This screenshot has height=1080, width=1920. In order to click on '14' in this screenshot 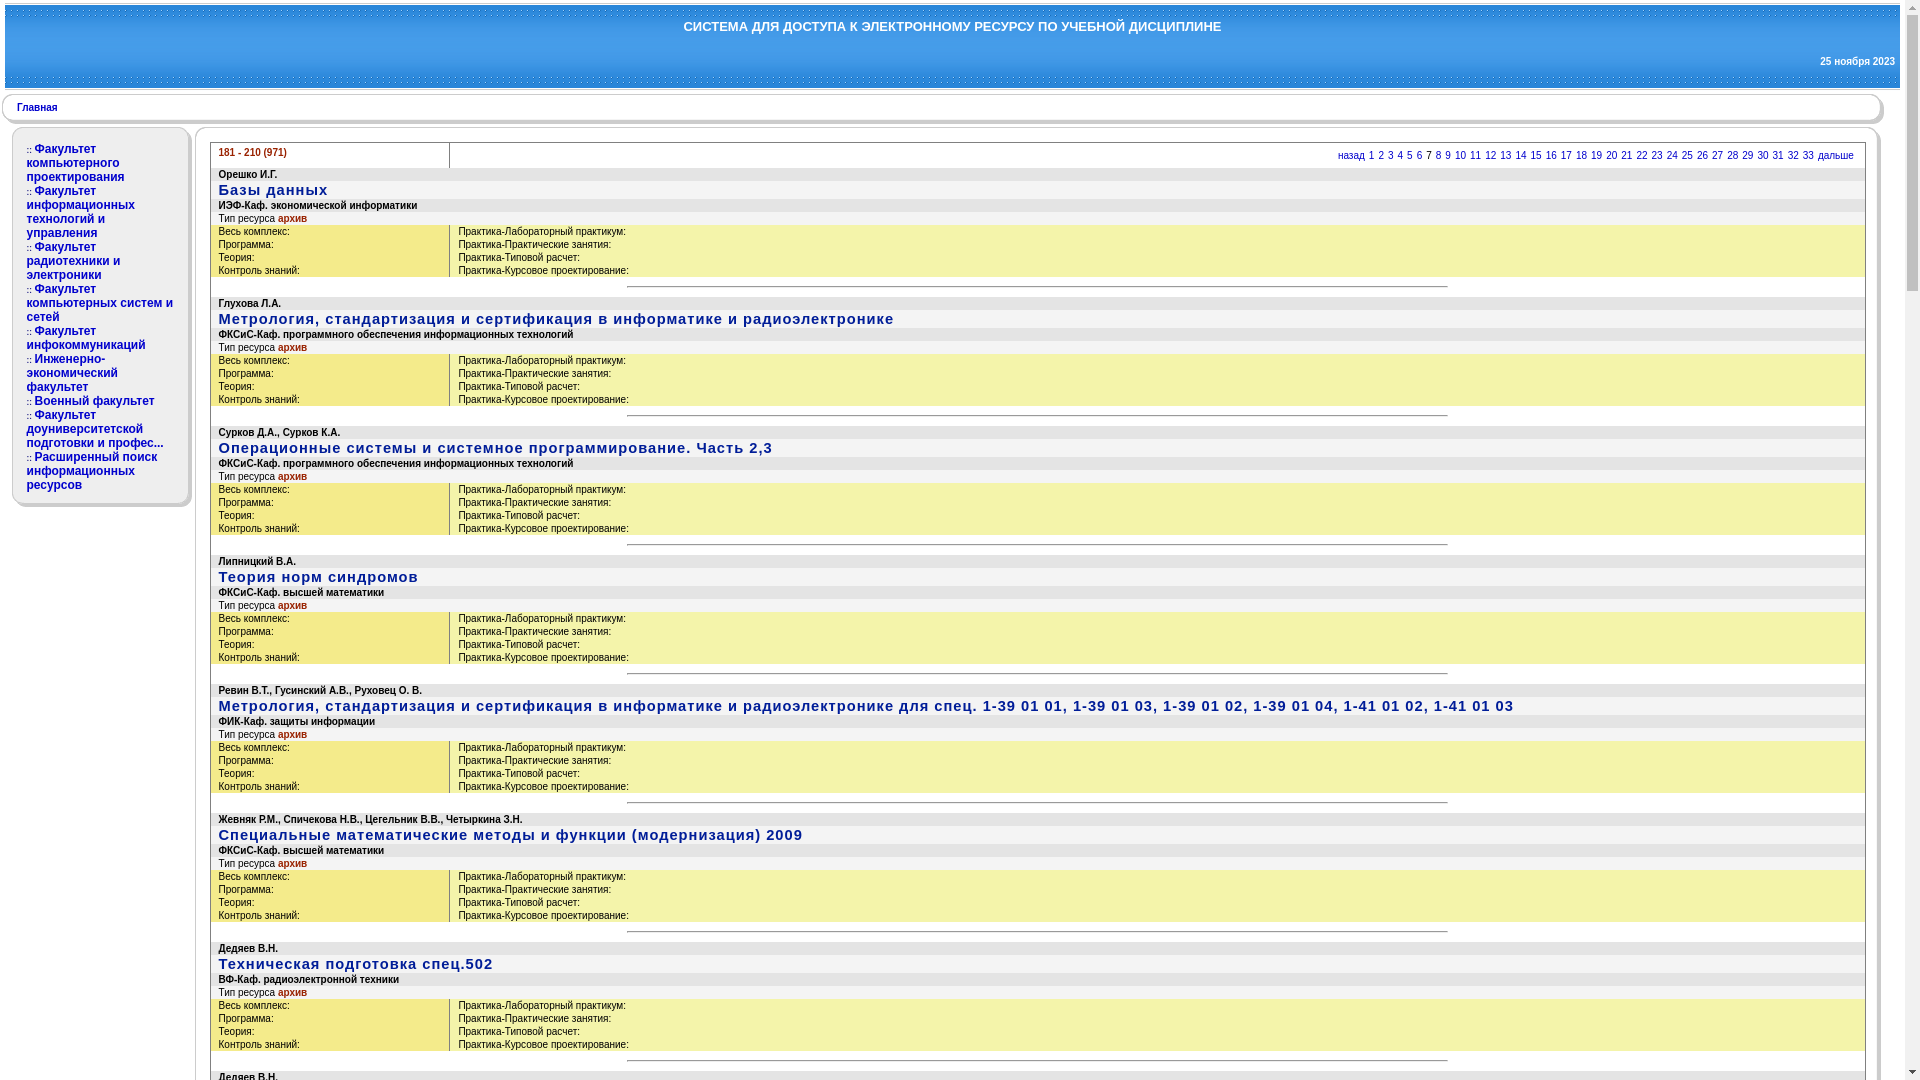, I will do `click(1515, 154)`.